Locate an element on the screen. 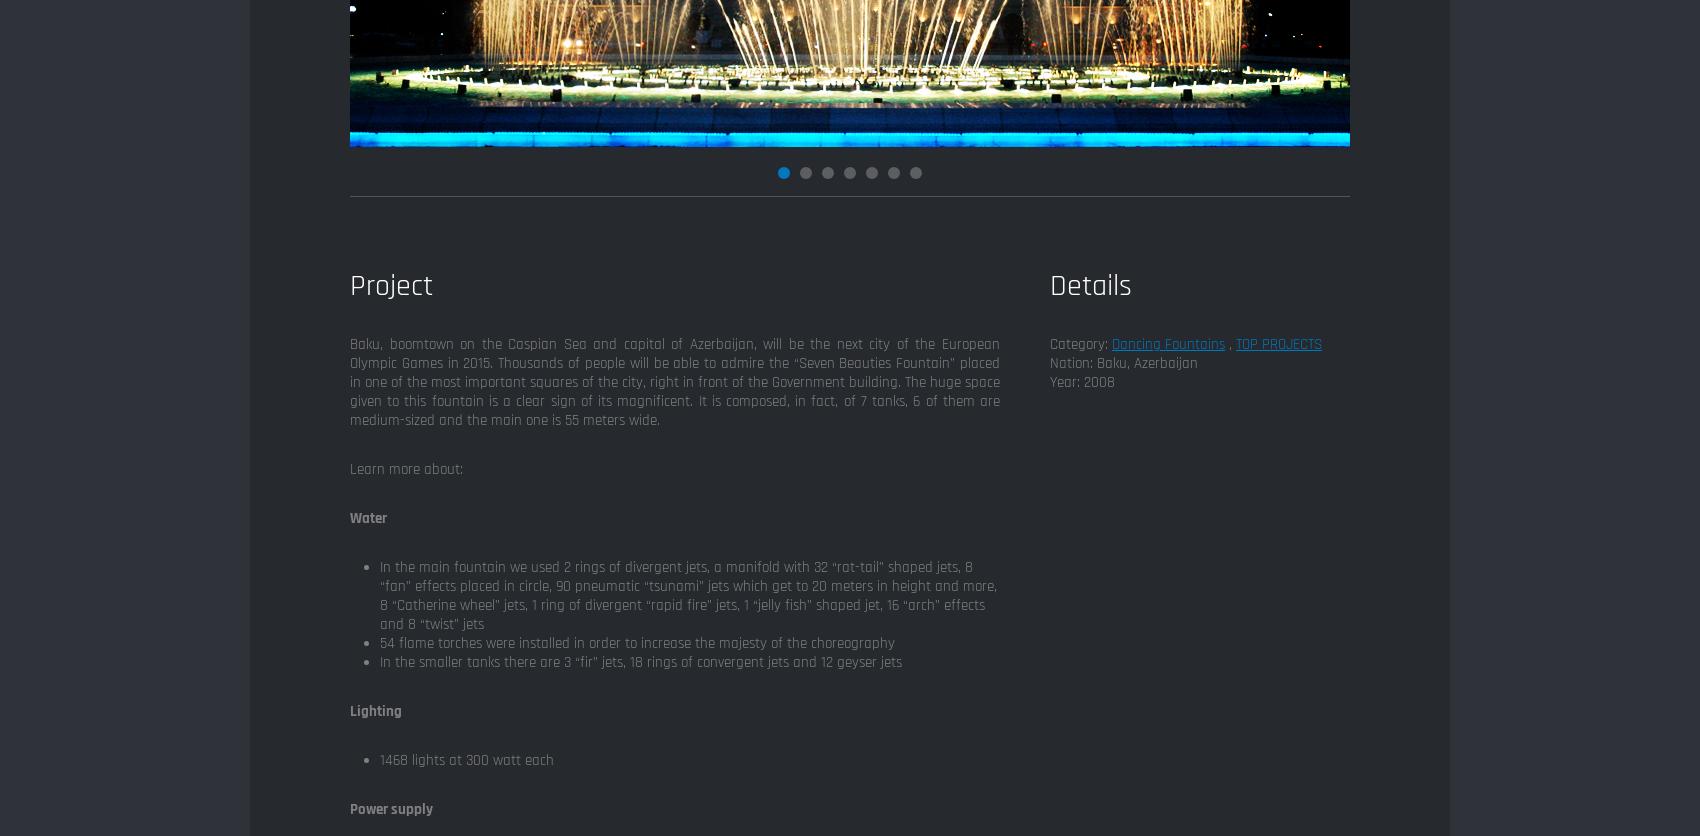 This screenshot has width=1700, height=836. 'Baku, boomtown on the Caspian Sea and capital of Azerbaijan, will be the next city of the European Olympic Games in 2015. Thousands of people will be able to admire the “Seven Beauties Fountain” placed in one of the most important squares of the city, right in front of the Government building. The huge space given to this fountain is a clear sign of its magnificent. It is composed, in fact, of 7 tanks, 6 of them are medium-sized and the main one is 55 meters wide.' is located at coordinates (675, 381).